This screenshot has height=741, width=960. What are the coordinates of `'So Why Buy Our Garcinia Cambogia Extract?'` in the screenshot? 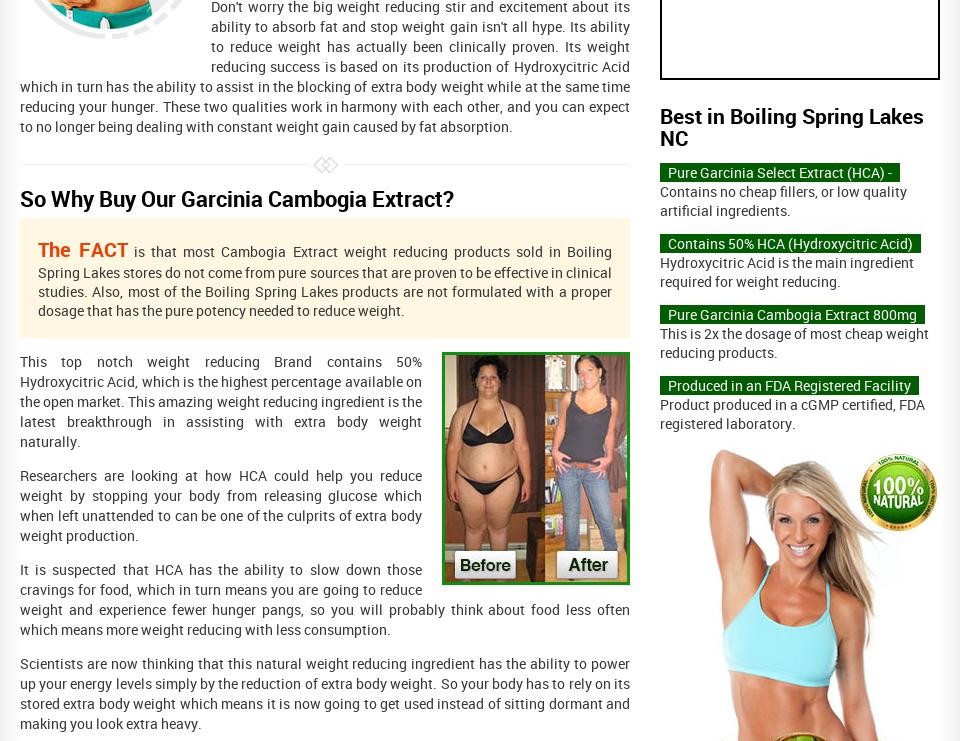 It's located at (237, 197).